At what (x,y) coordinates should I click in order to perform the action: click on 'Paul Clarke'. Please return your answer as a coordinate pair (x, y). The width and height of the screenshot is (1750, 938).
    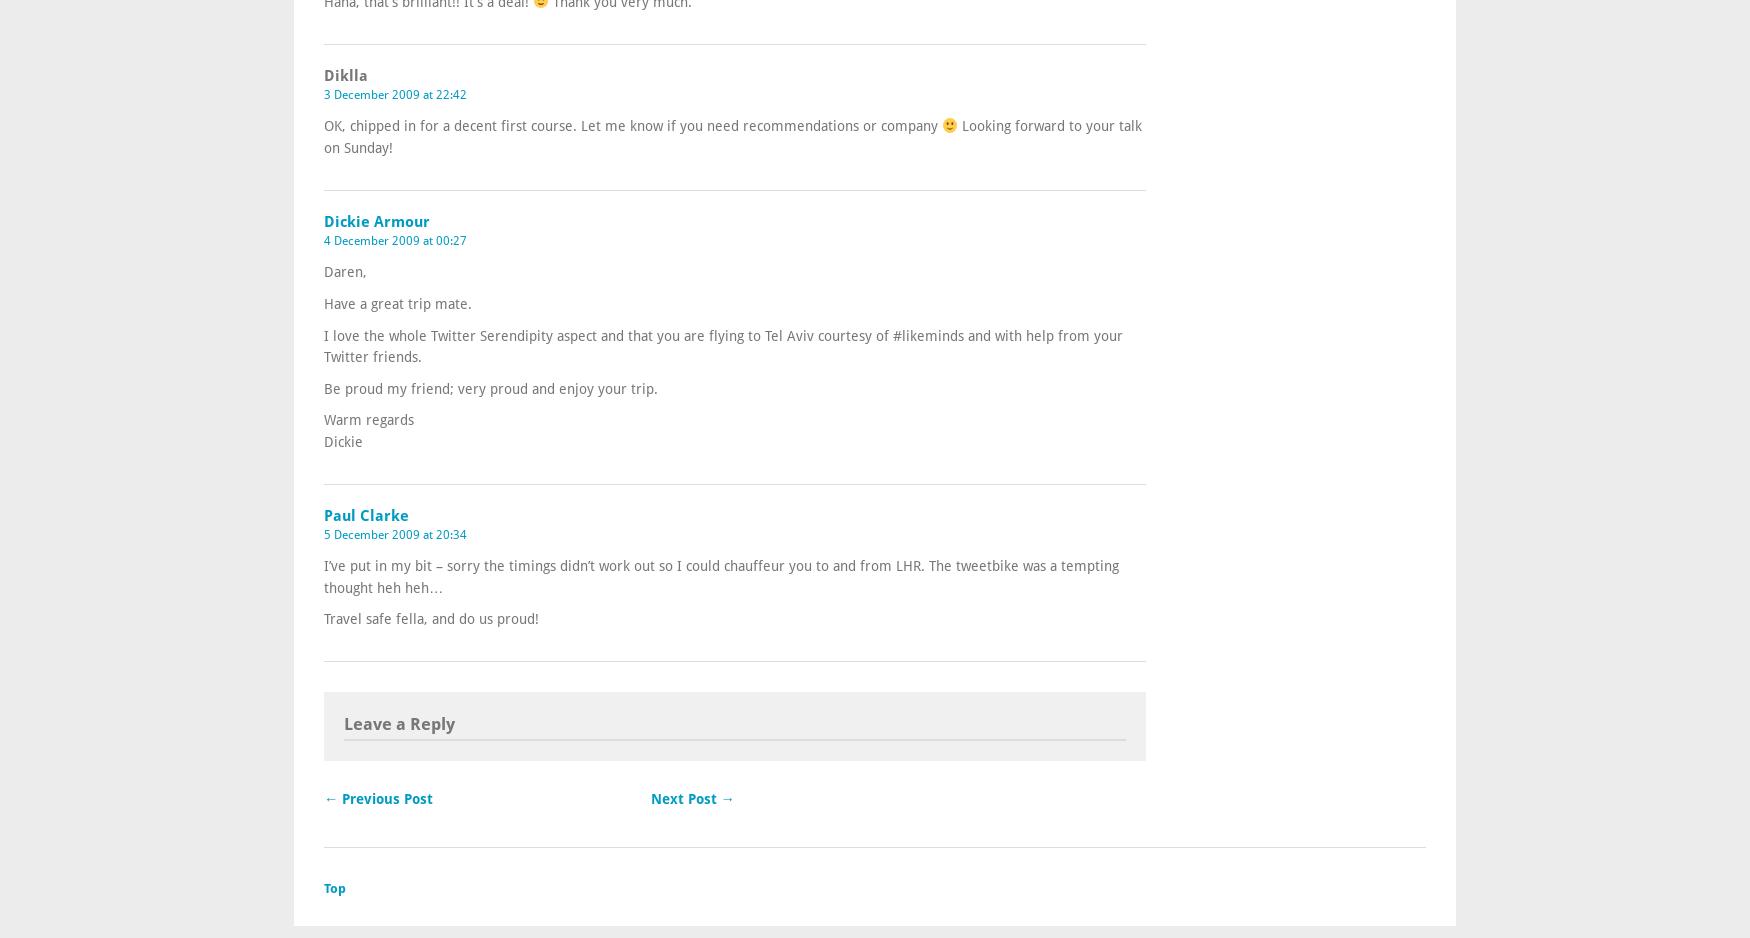
    Looking at the image, I should click on (366, 513).